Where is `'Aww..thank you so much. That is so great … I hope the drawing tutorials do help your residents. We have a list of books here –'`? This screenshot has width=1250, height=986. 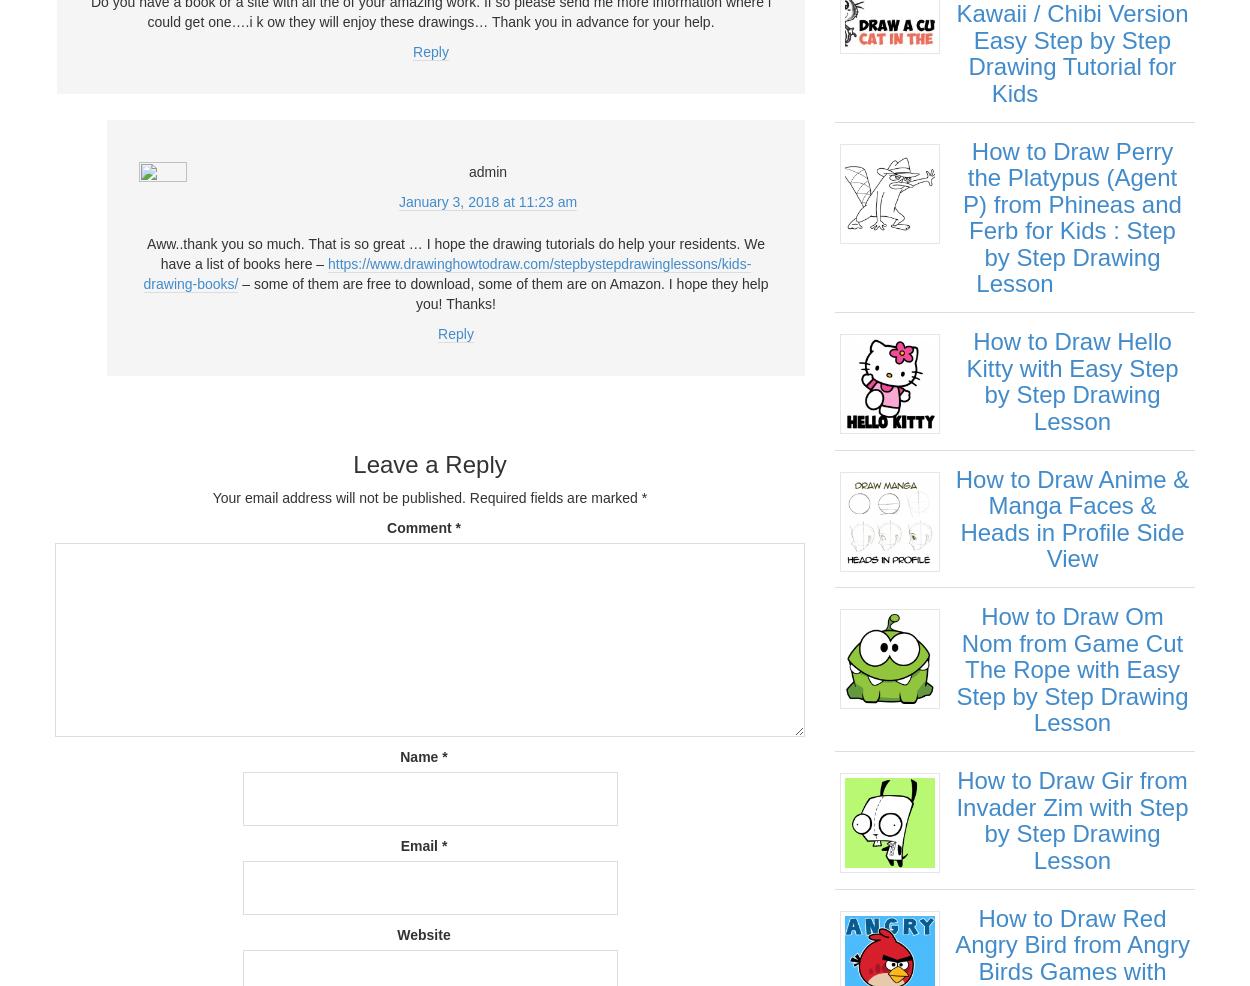
'Aww..thank you so much. That is so great … I hope the drawing tutorials do help your residents. We have a list of books here –' is located at coordinates (147, 253).